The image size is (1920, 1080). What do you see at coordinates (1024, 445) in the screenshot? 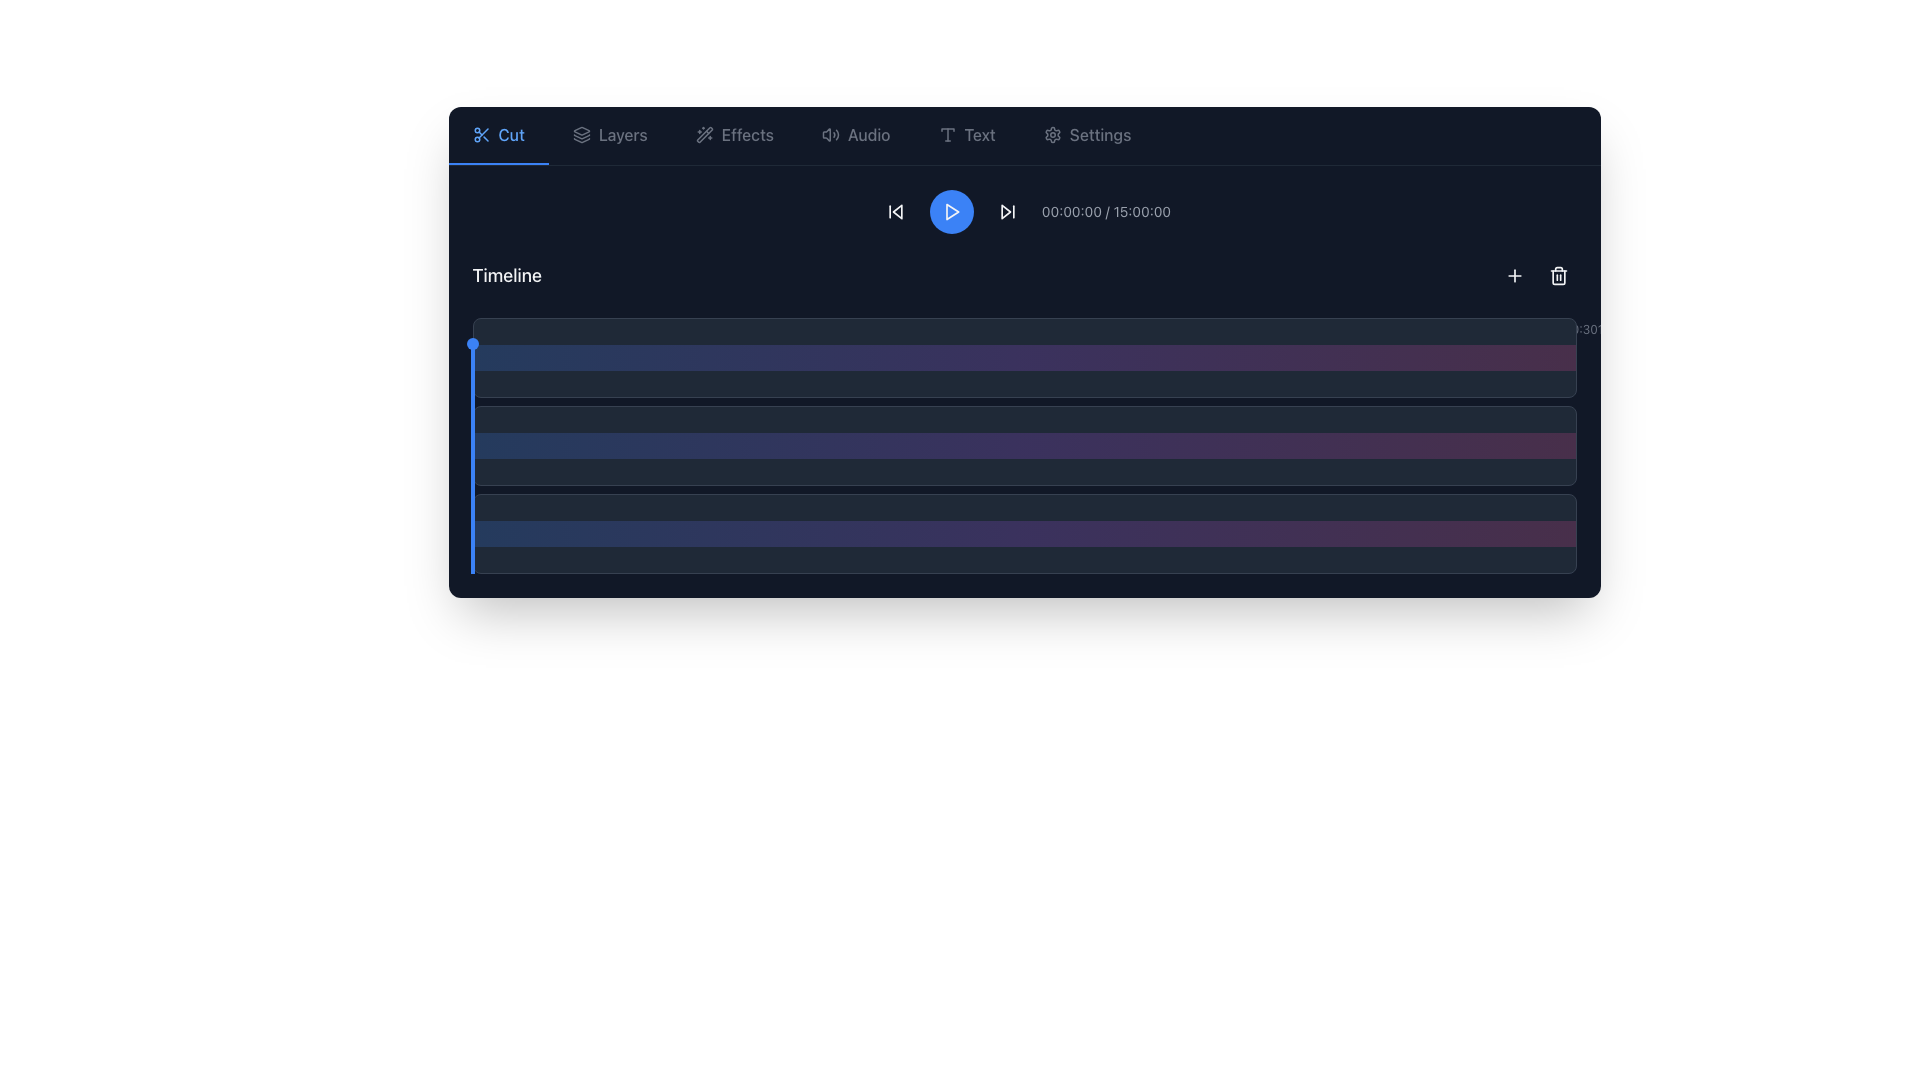
I see `the prominent middle gradient bar in the timeline interface that features a color transition from blue to purple to pink` at bounding box center [1024, 445].